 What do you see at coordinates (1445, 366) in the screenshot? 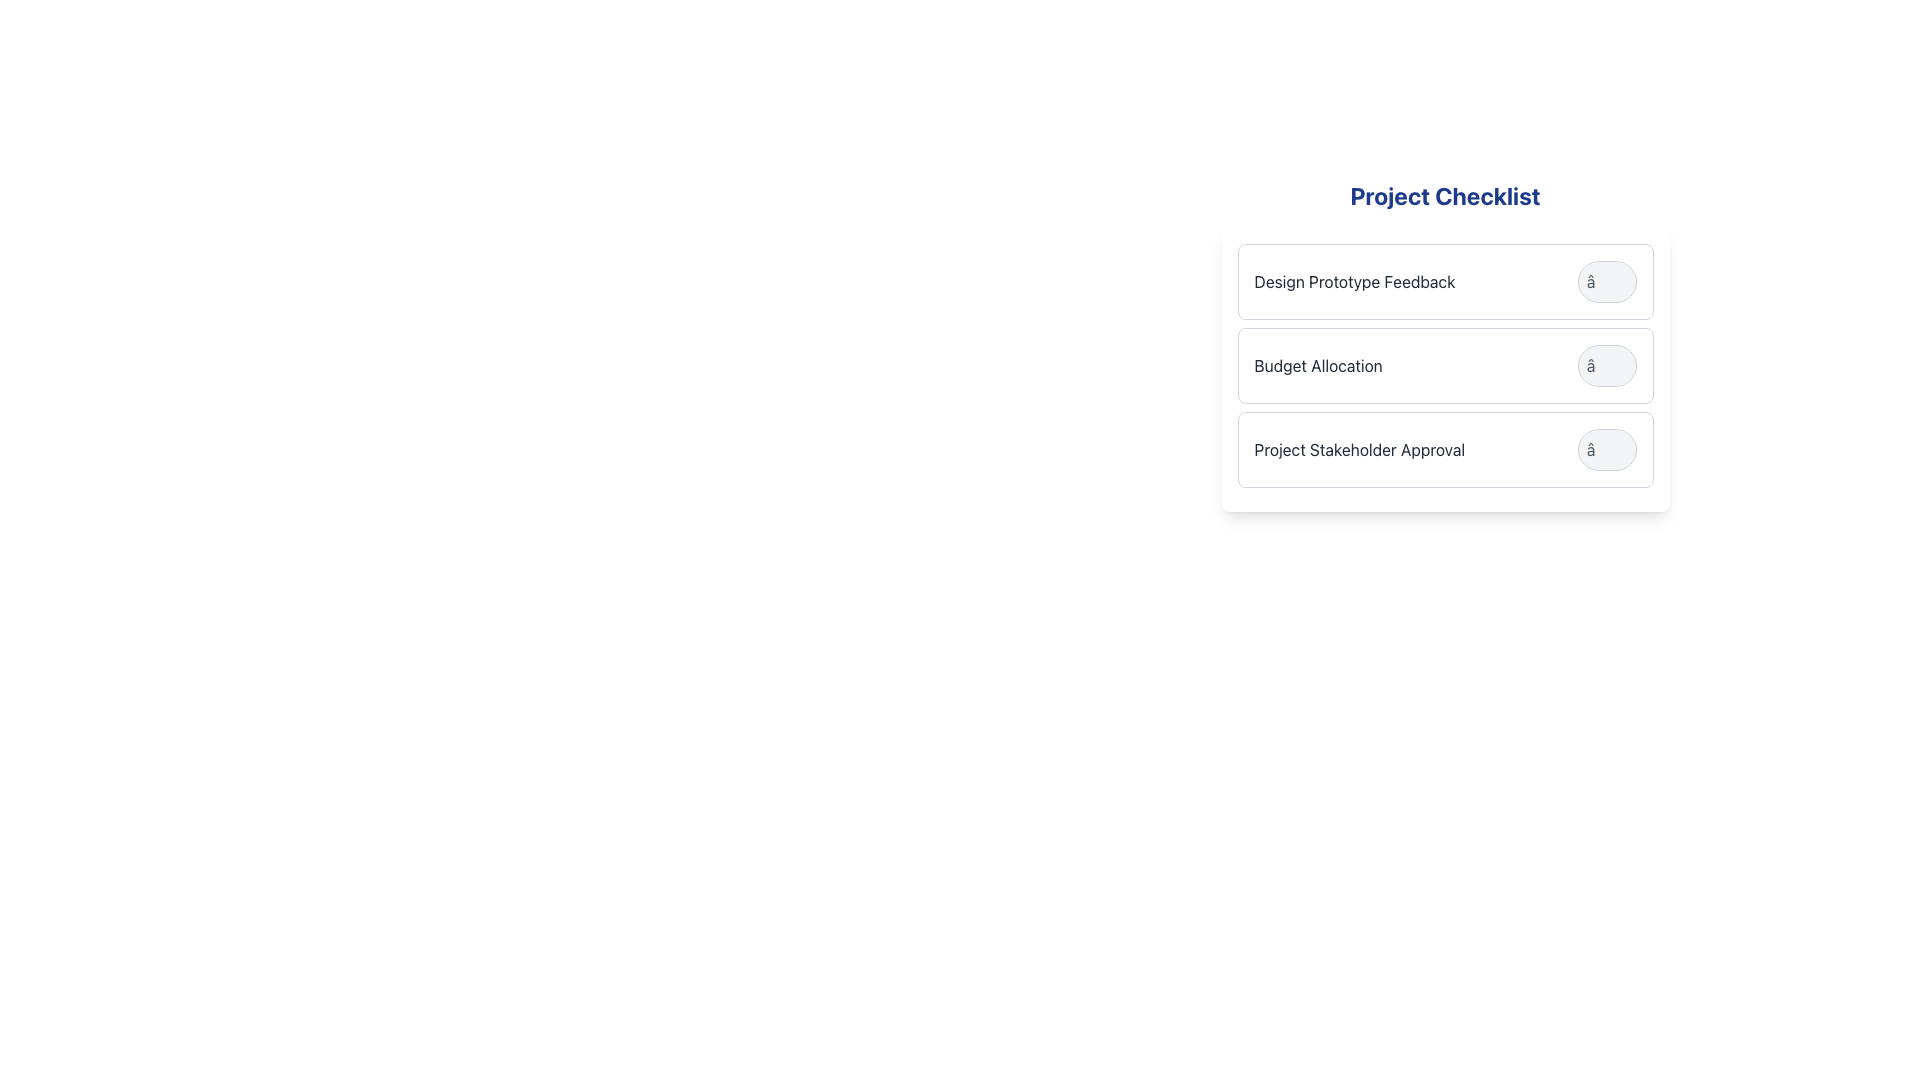
I see `the second item in the checklist or list item component, which is positioned between 'Design Prototype Feedback' and 'Project Stakeholder Approval'` at bounding box center [1445, 366].